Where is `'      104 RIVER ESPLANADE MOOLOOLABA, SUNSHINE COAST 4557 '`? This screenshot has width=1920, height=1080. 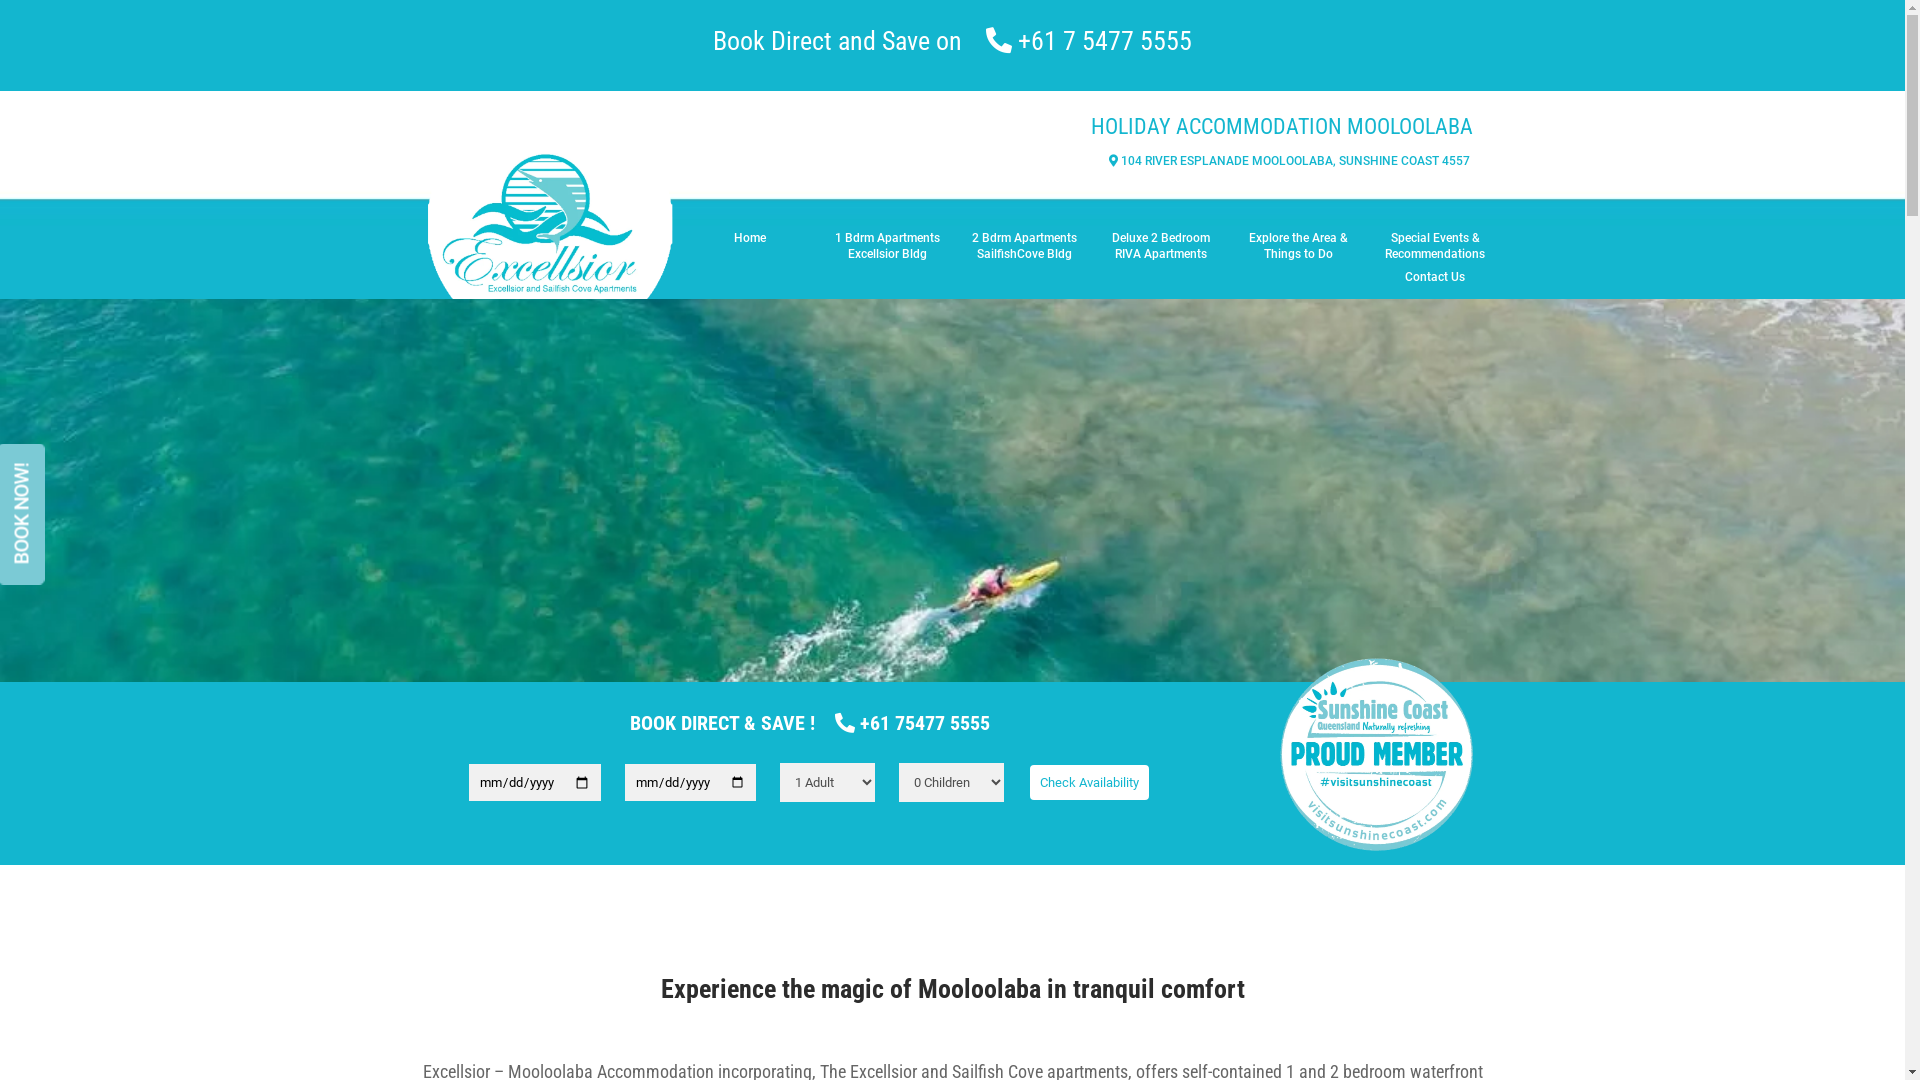 '      104 RIVER ESPLANADE MOOLOOLABA, SUNSHINE COAST 4557 ' is located at coordinates (1283, 160).